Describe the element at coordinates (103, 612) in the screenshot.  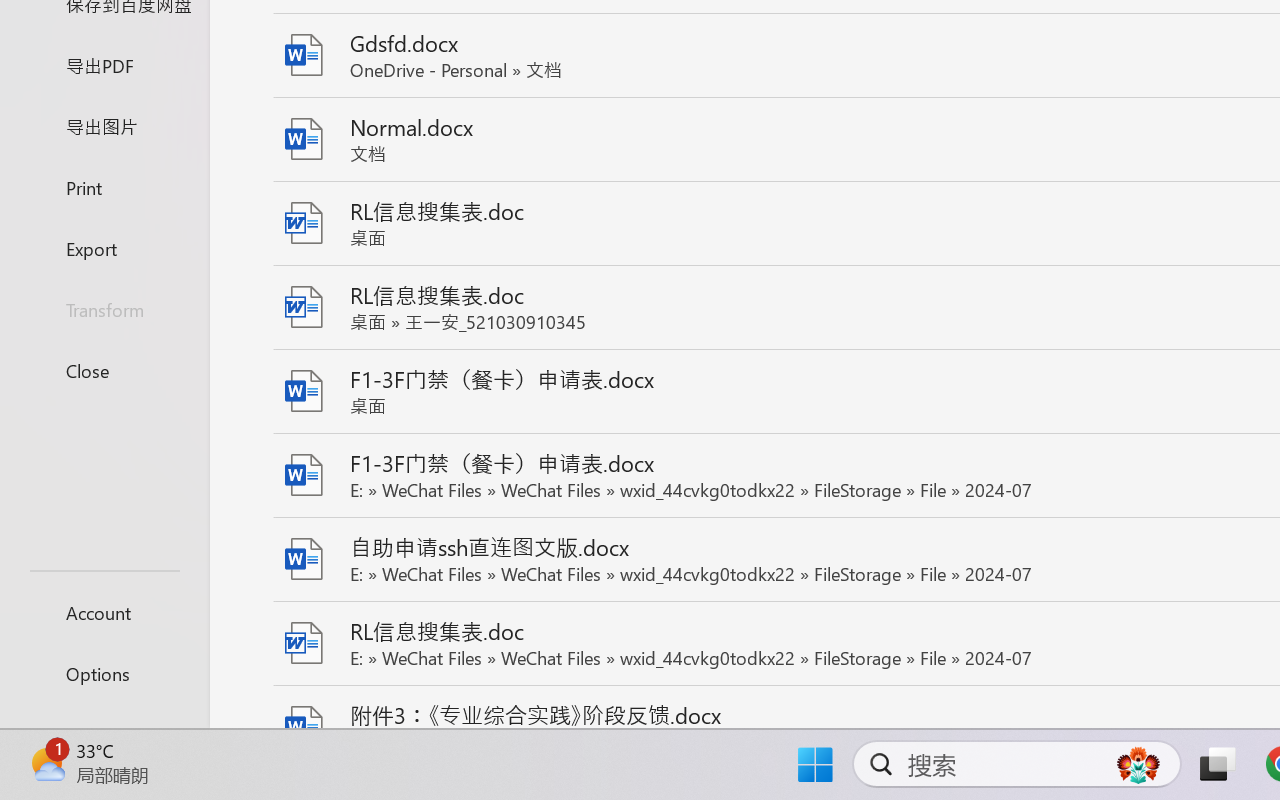
I see `'Account'` at that location.